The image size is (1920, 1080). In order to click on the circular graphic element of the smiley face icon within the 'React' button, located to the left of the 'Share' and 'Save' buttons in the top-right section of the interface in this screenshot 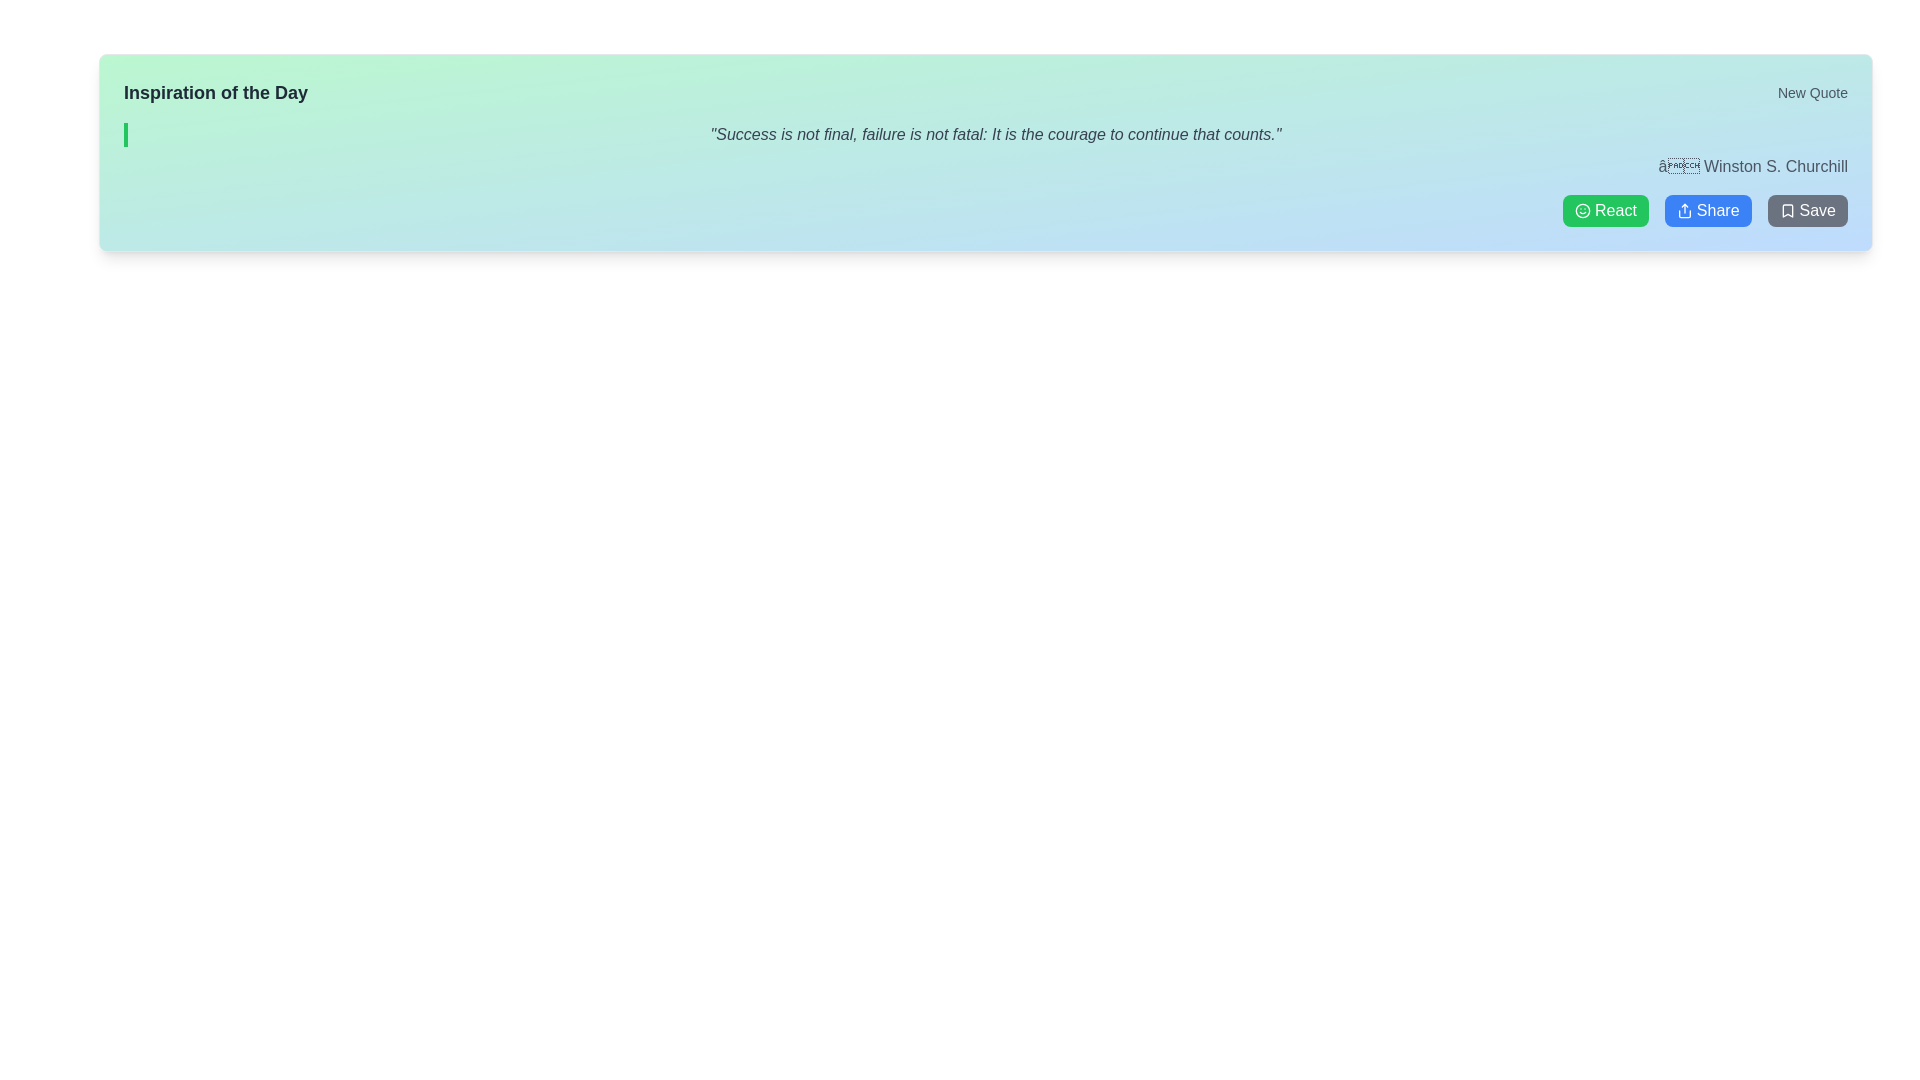, I will do `click(1582, 211)`.